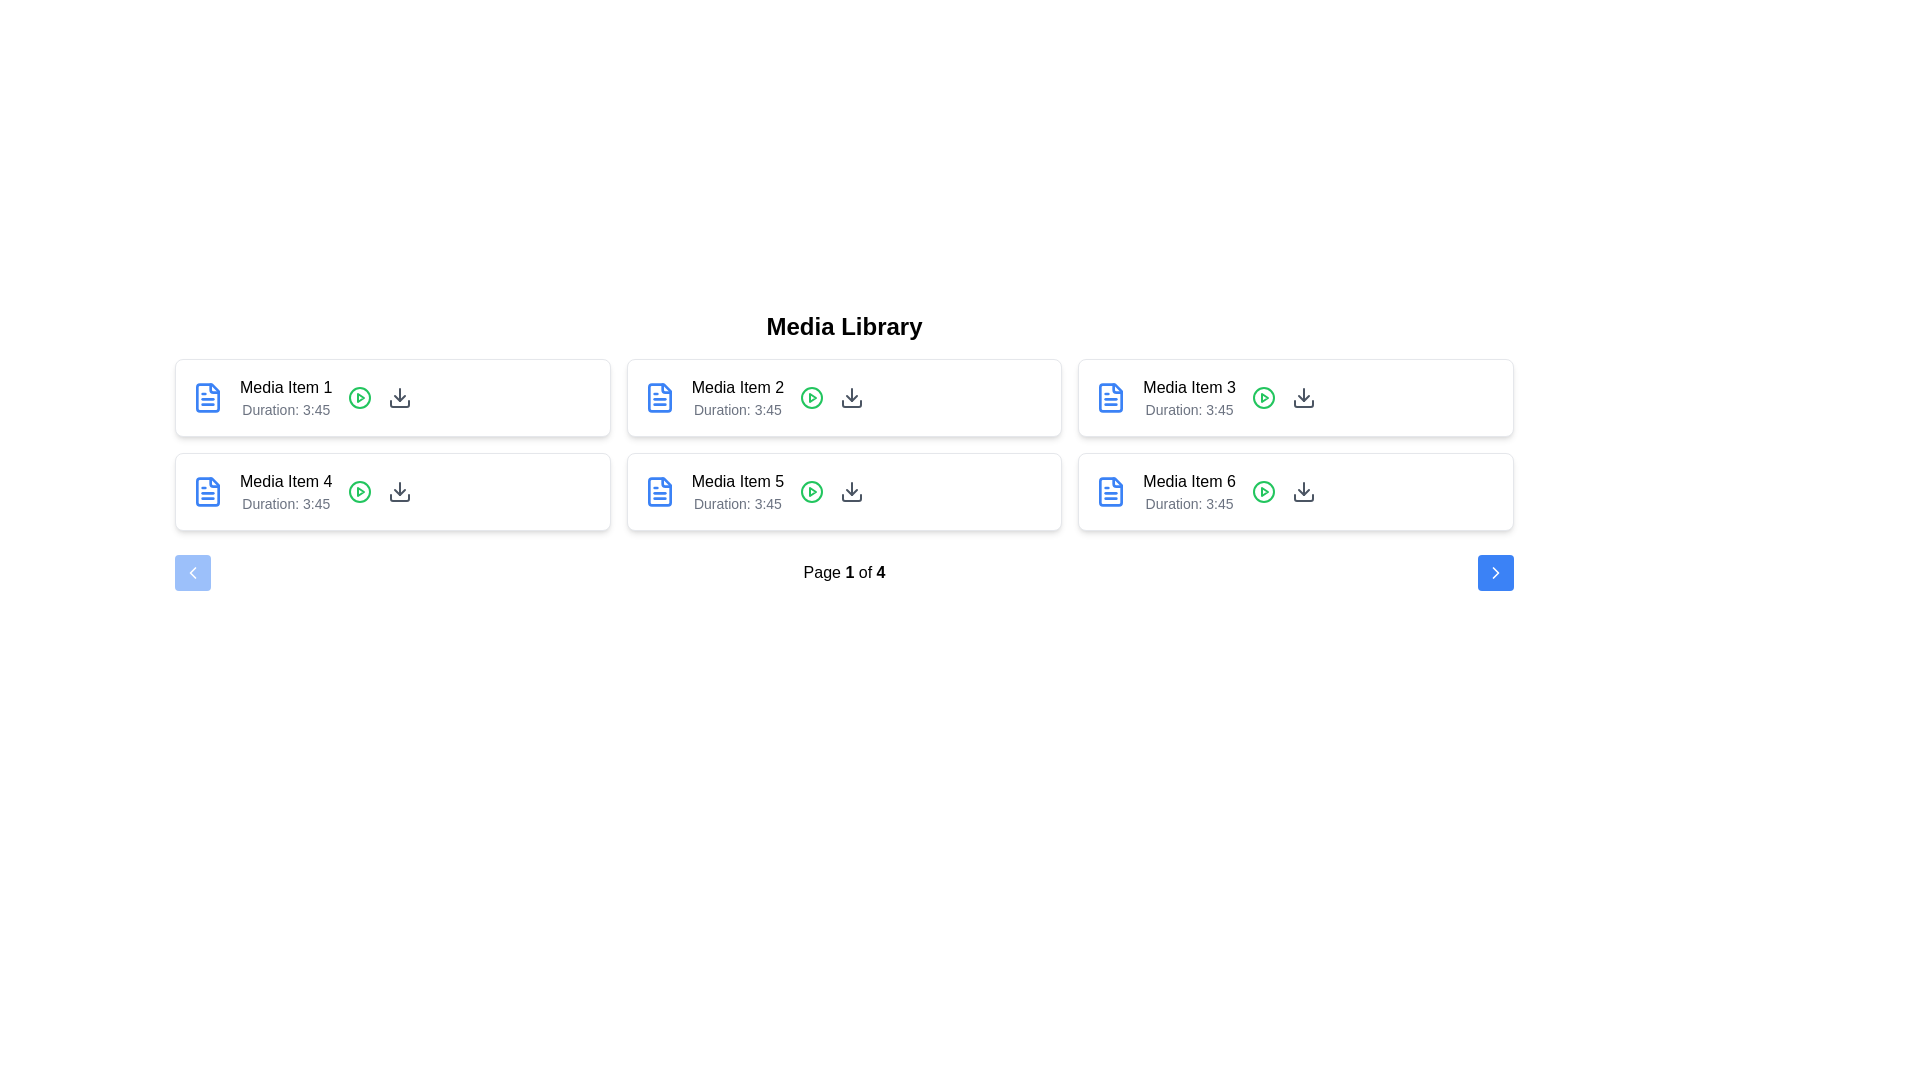  Describe the element at coordinates (659, 397) in the screenshot. I see `the icon resembling a document with lines indicating text, styled with a blue fill, located at the top left corner of 'Media Item 2' in the grid layout` at that location.